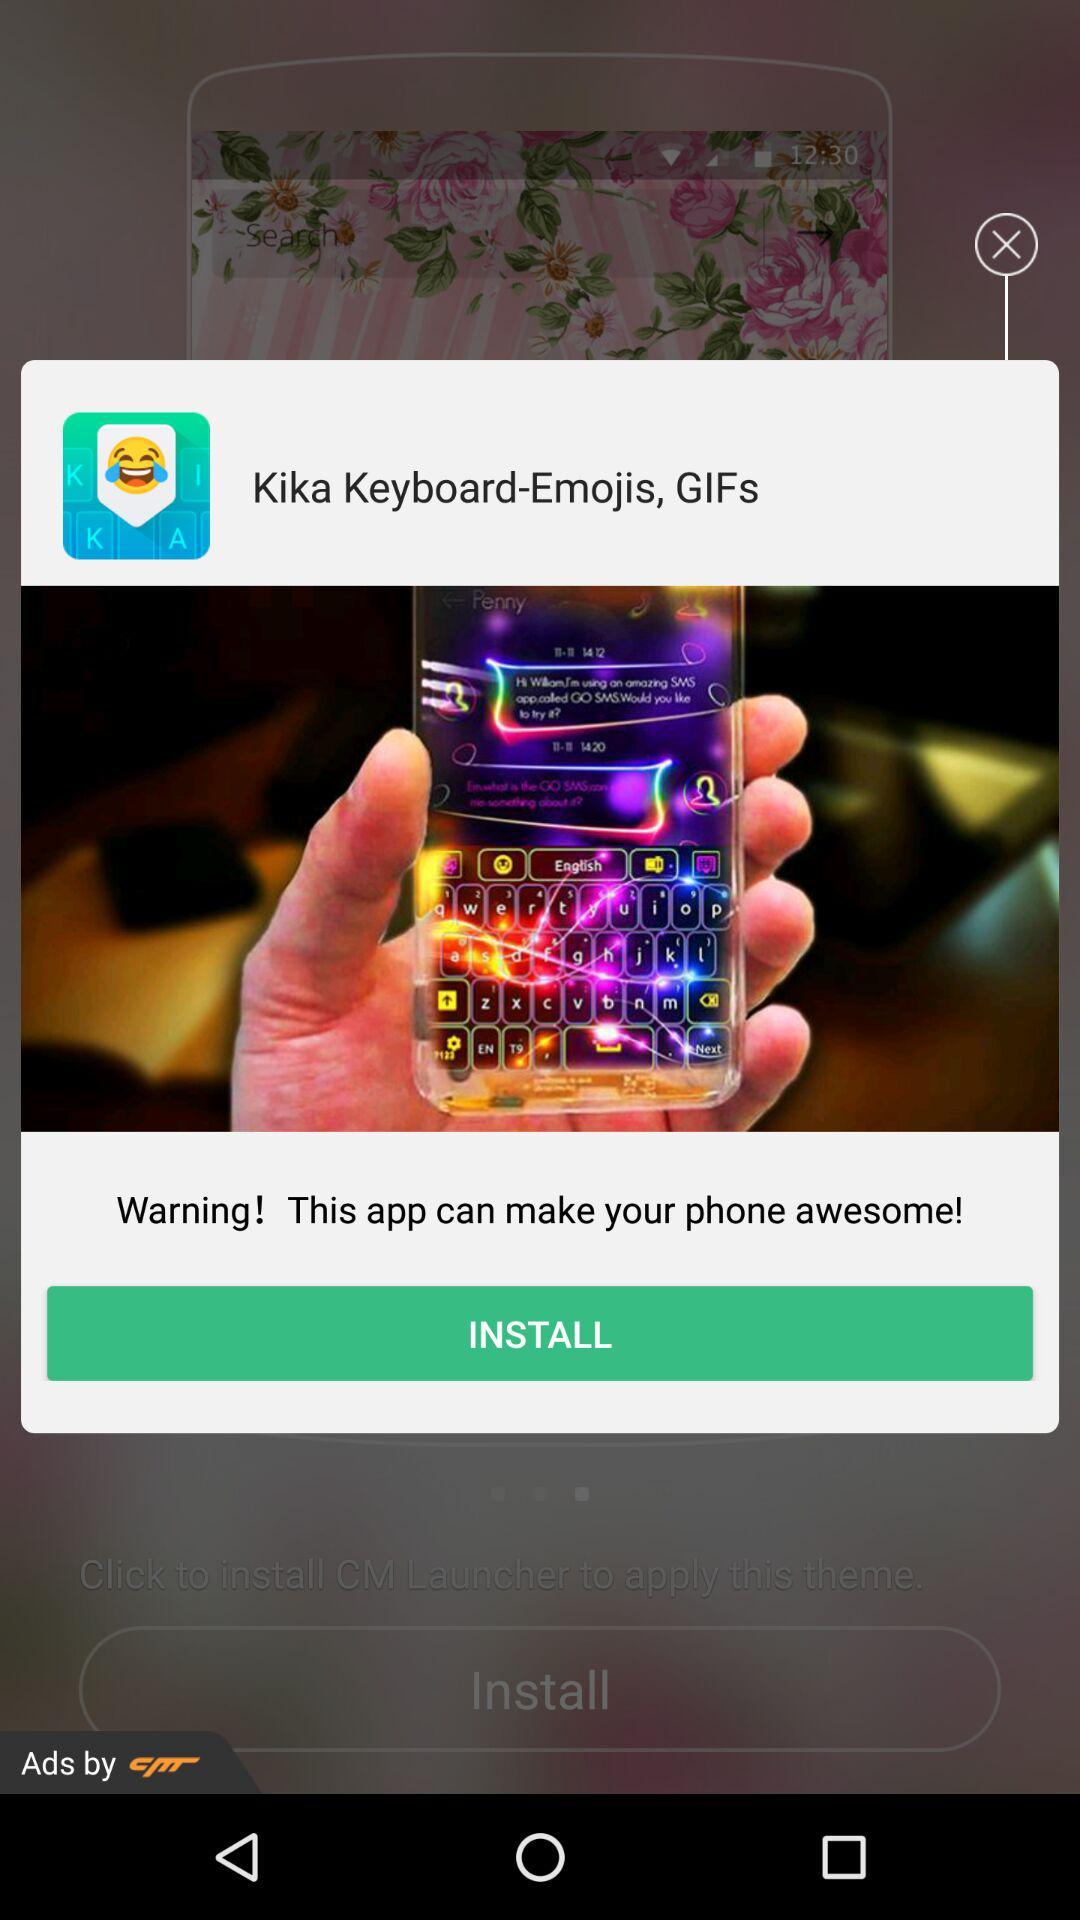 Image resolution: width=1080 pixels, height=1920 pixels. I want to click on the advertisements, so click(1006, 243).